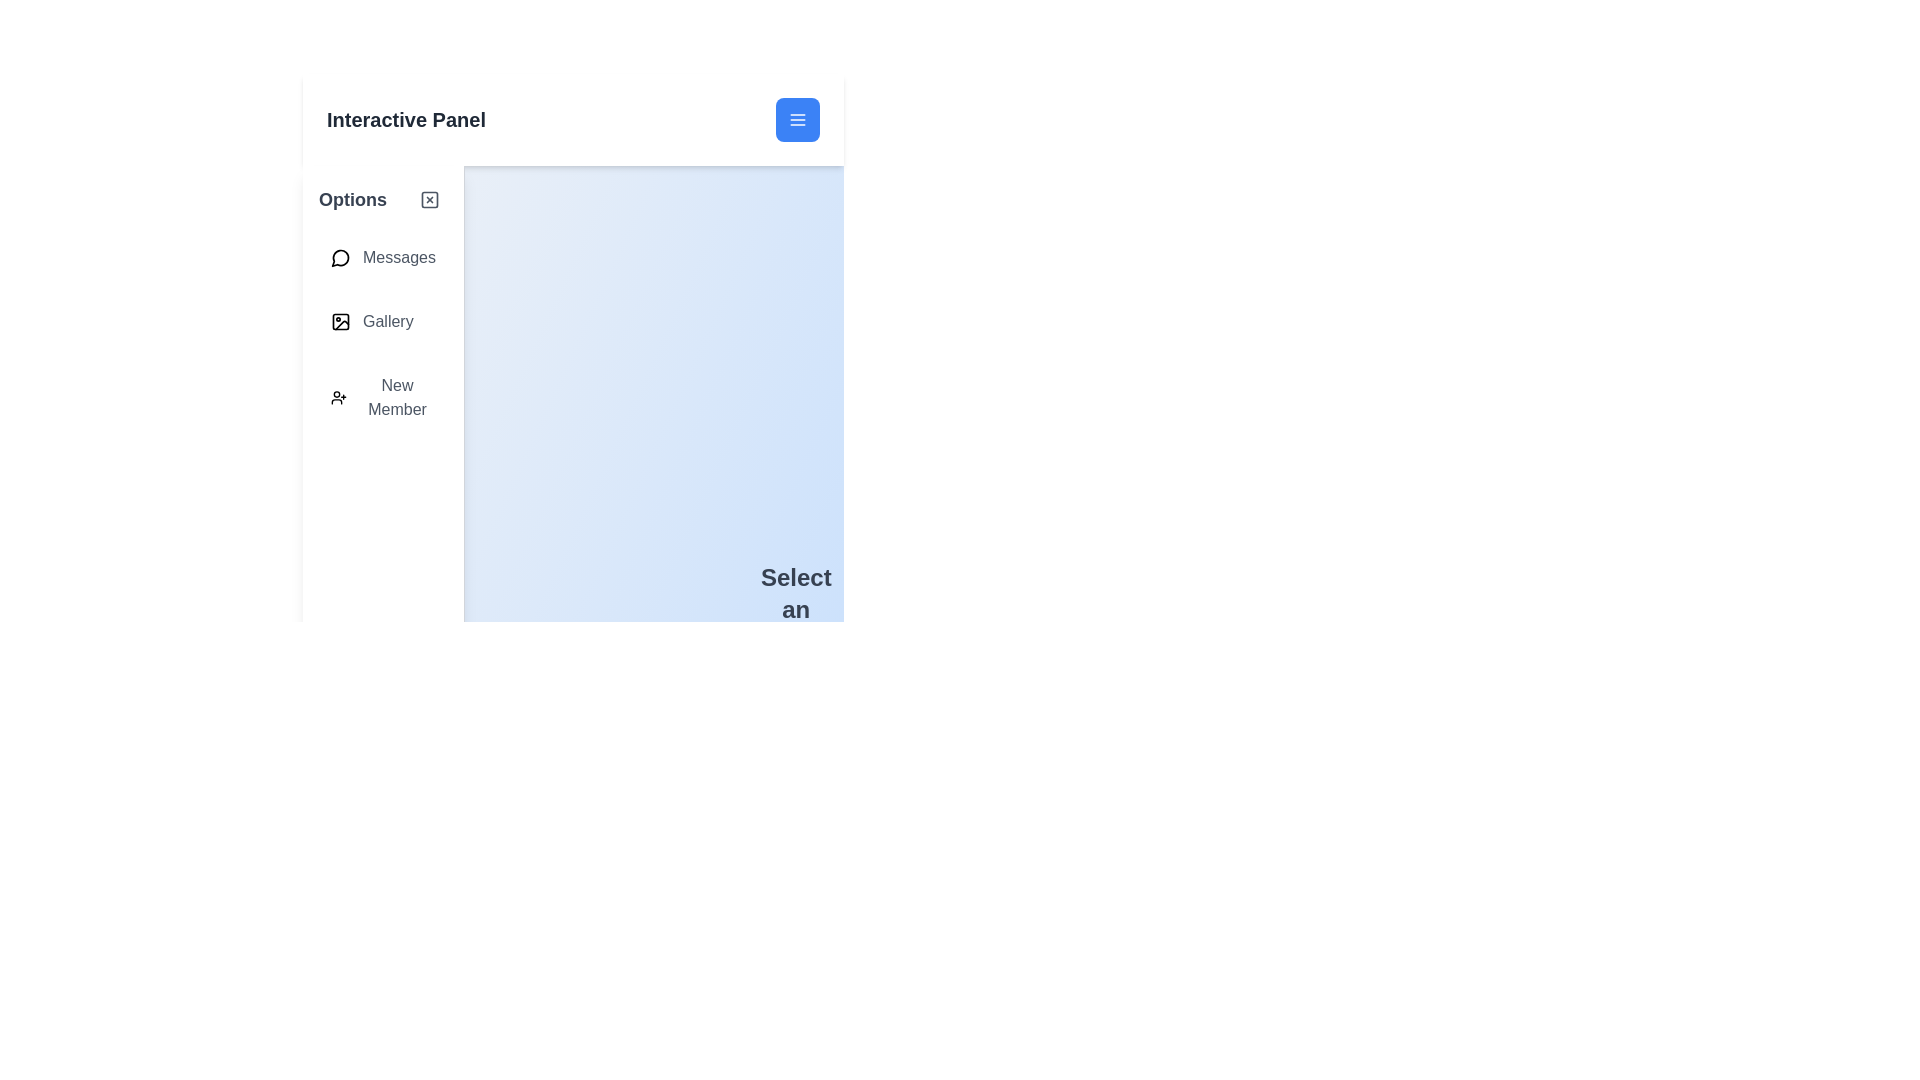 Image resolution: width=1920 pixels, height=1080 pixels. What do you see at coordinates (428, 200) in the screenshot?
I see `the small, gray, outlined square icon with rounded corners that contains an 'X' mark, located in the left-hand sidebar adjacent to the 'Options' label` at bounding box center [428, 200].